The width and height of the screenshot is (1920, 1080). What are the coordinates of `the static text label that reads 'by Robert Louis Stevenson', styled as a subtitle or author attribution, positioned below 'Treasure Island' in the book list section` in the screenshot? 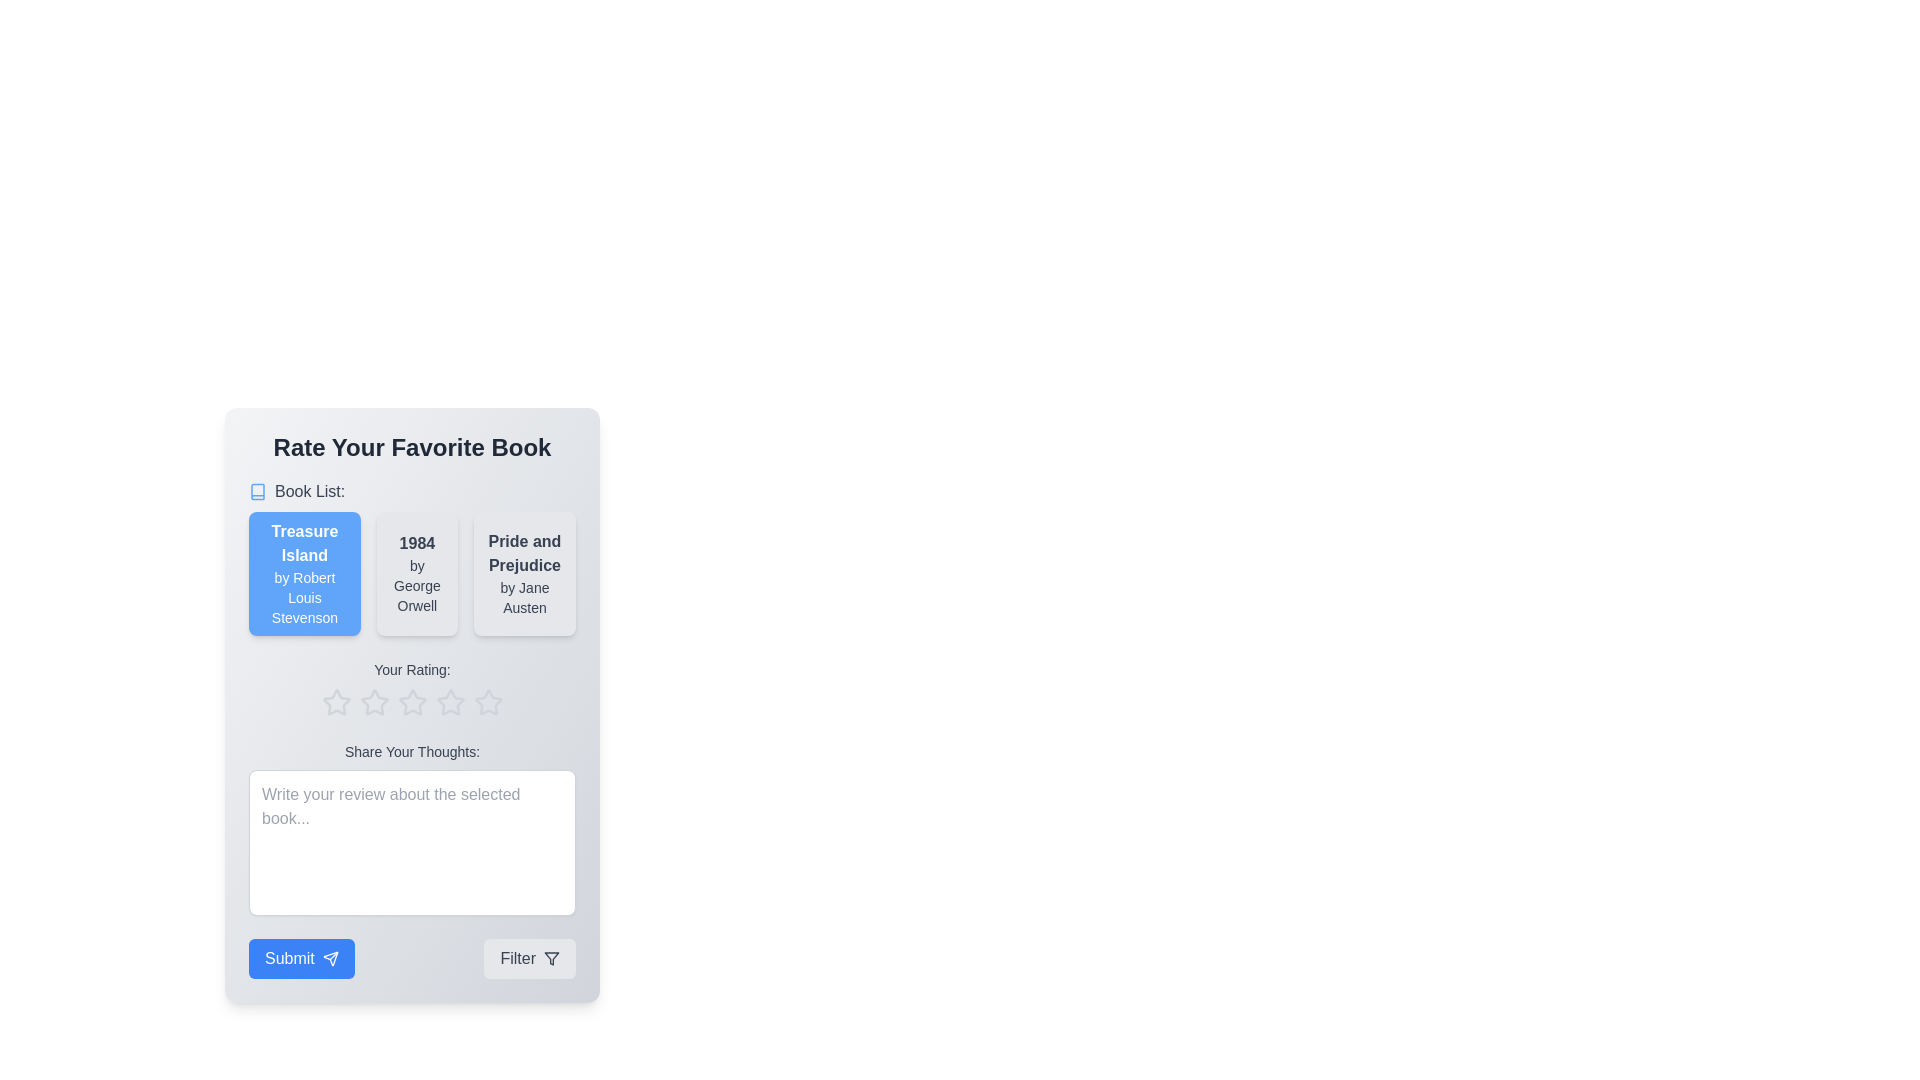 It's located at (303, 596).